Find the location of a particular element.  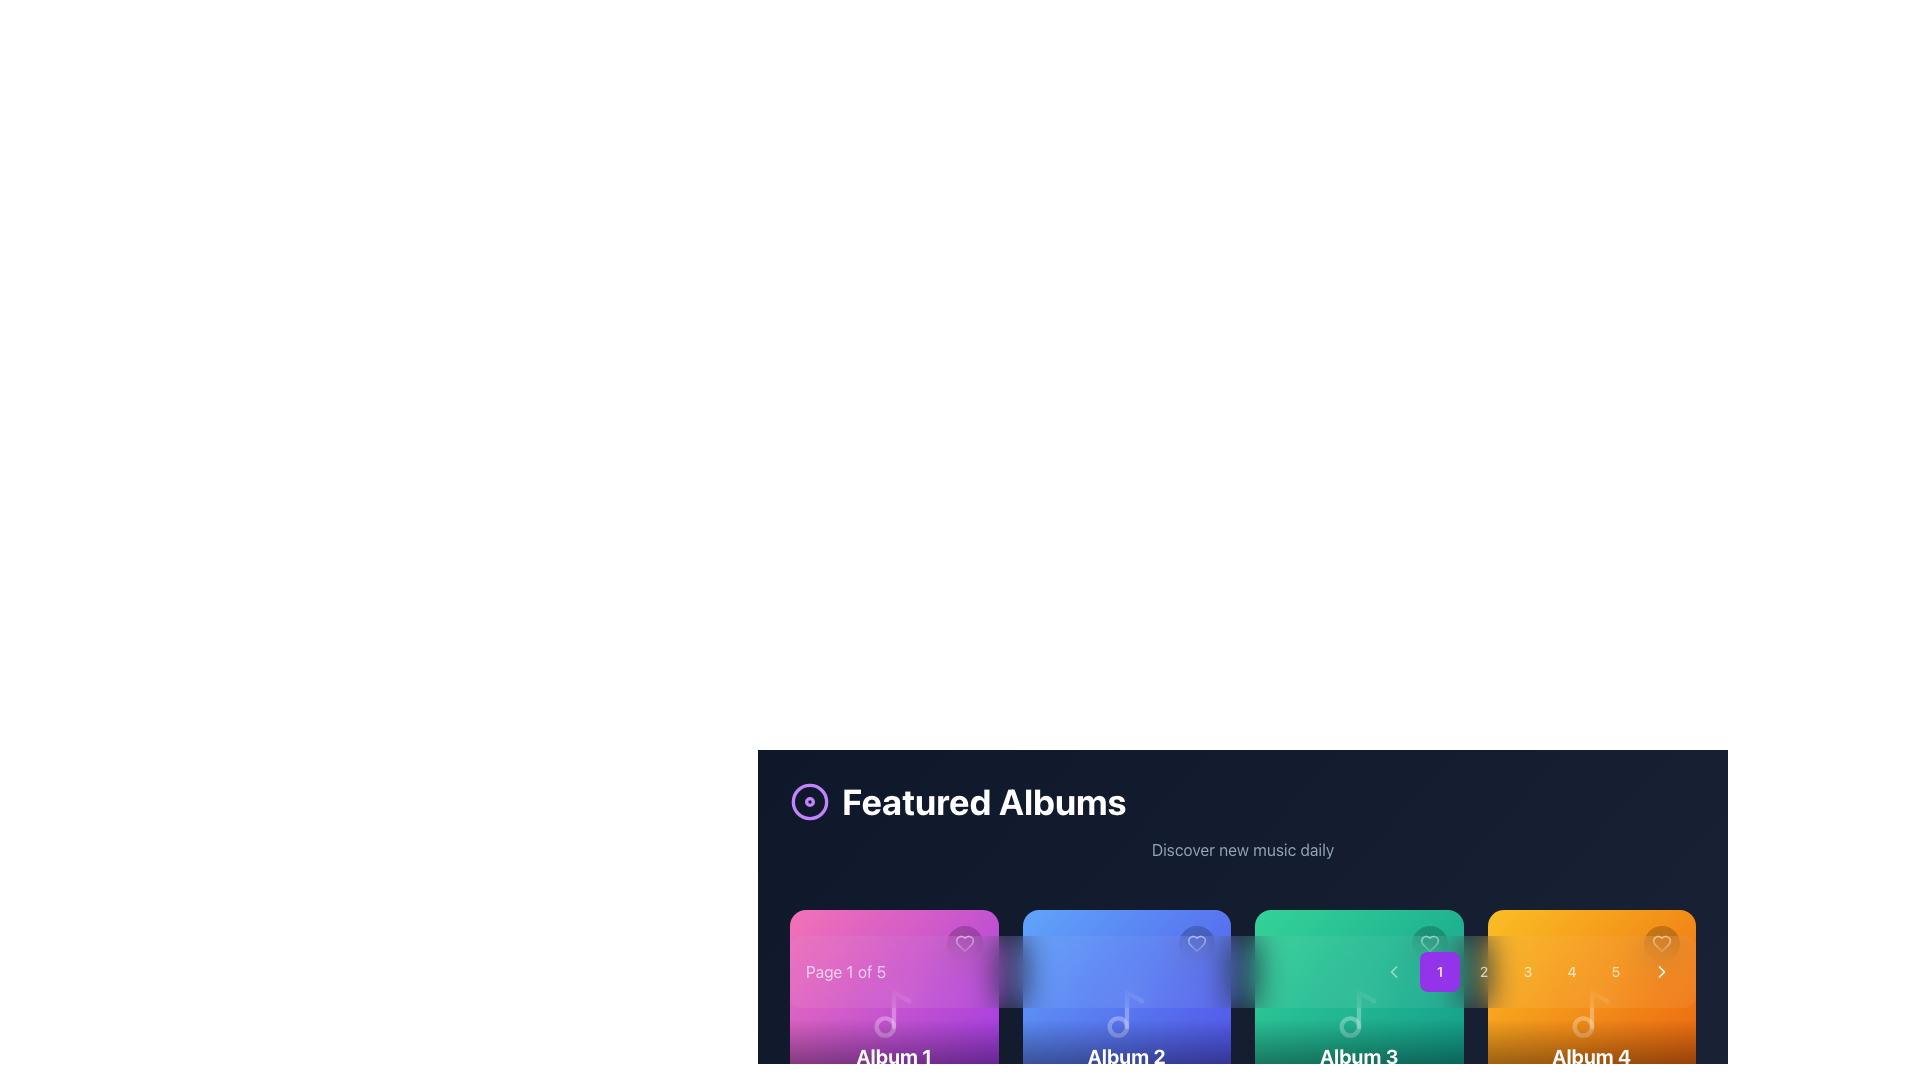

the text label displaying 'Album 2', which is styled in a bold font and placed within a gradient background, located in the center of a card above 'Artist 2' is located at coordinates (1126, 1055).